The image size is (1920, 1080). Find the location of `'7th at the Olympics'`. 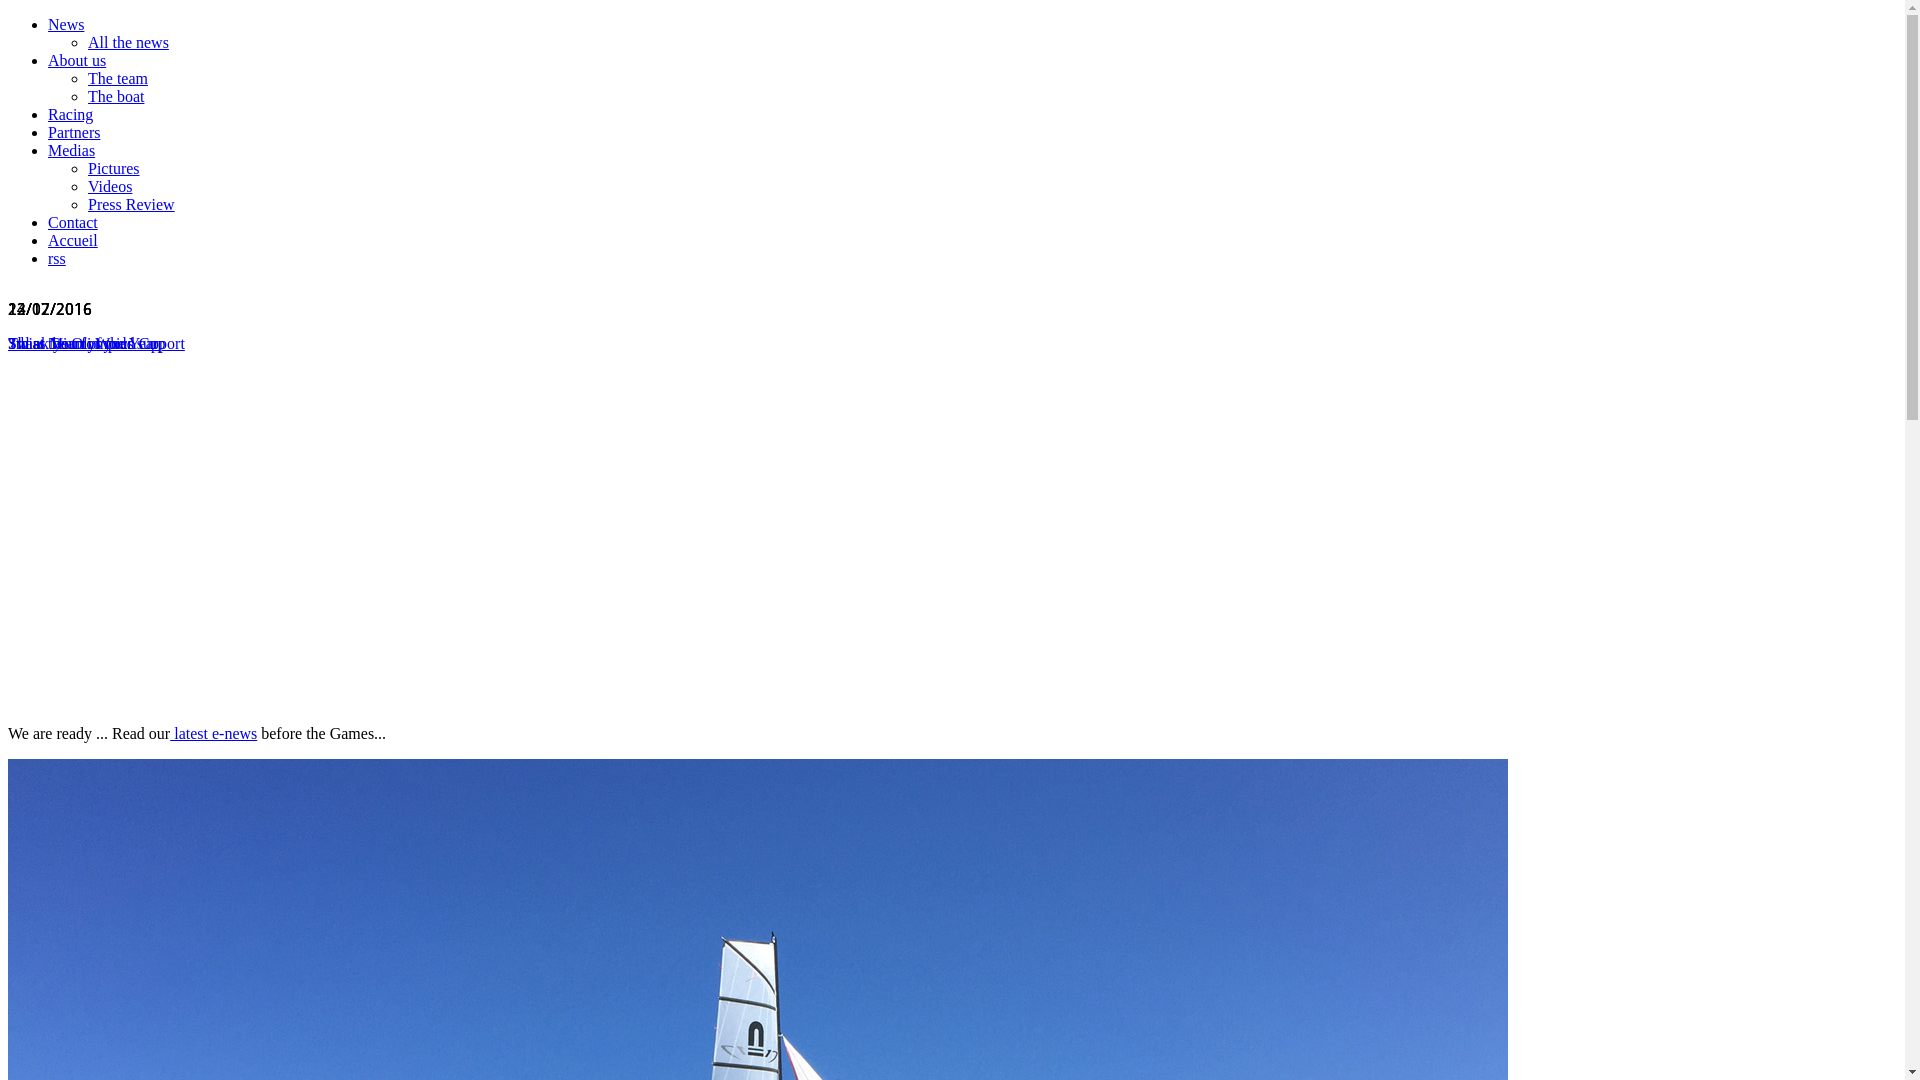

'7th at the Olympics' is located at coordinates (8, 342).